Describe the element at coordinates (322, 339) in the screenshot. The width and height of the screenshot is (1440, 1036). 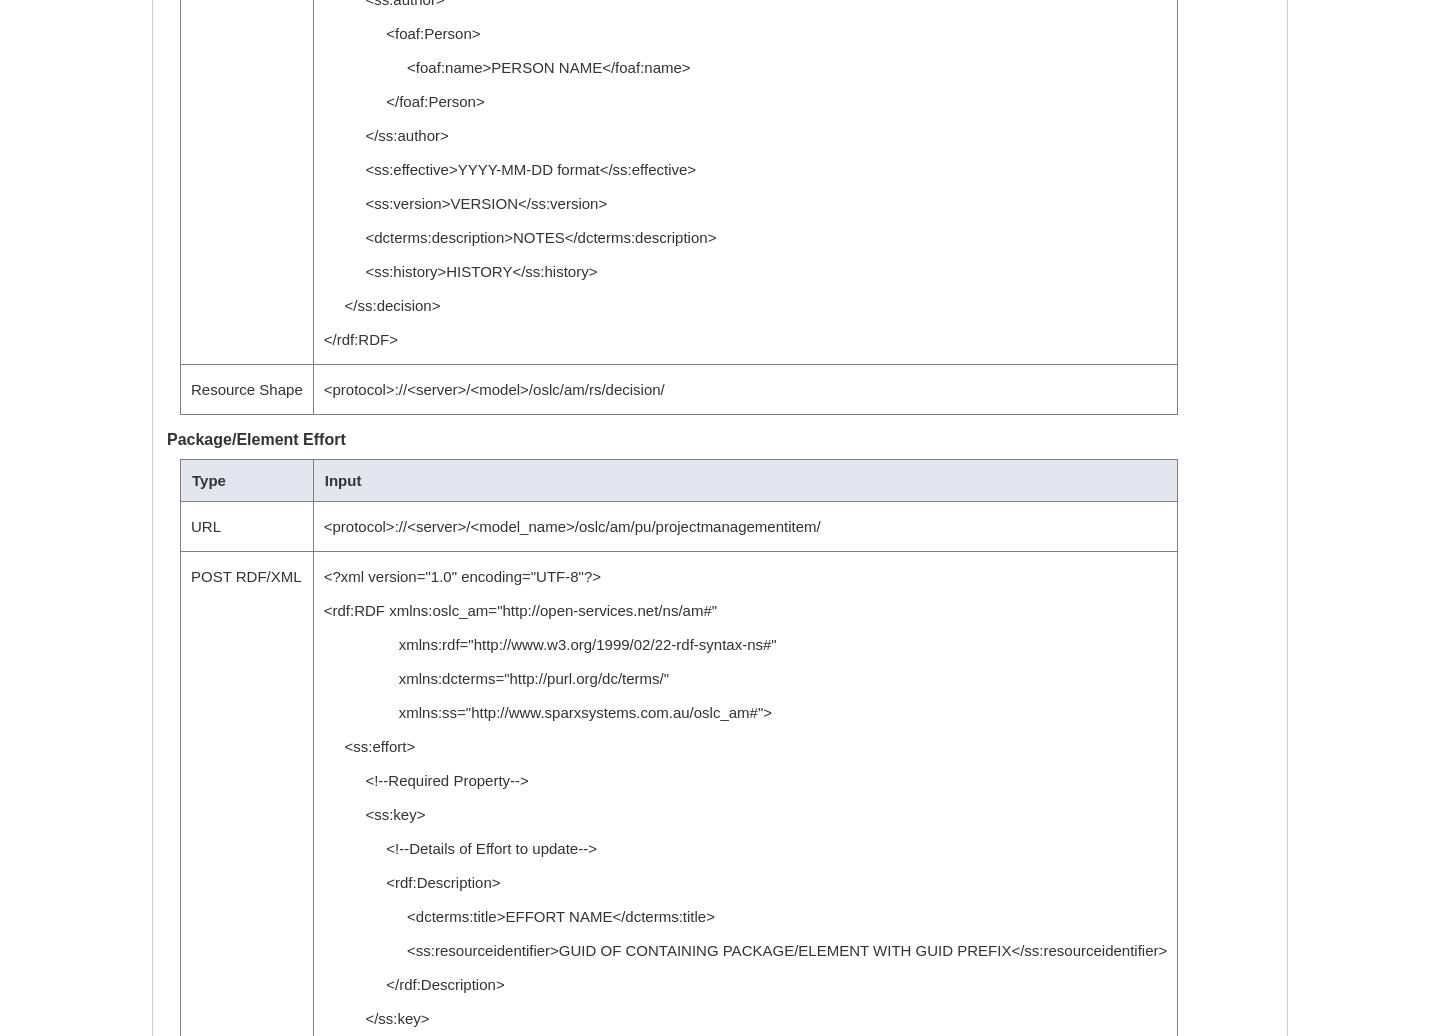
I see `'</rdf:RDF>'` at that location.